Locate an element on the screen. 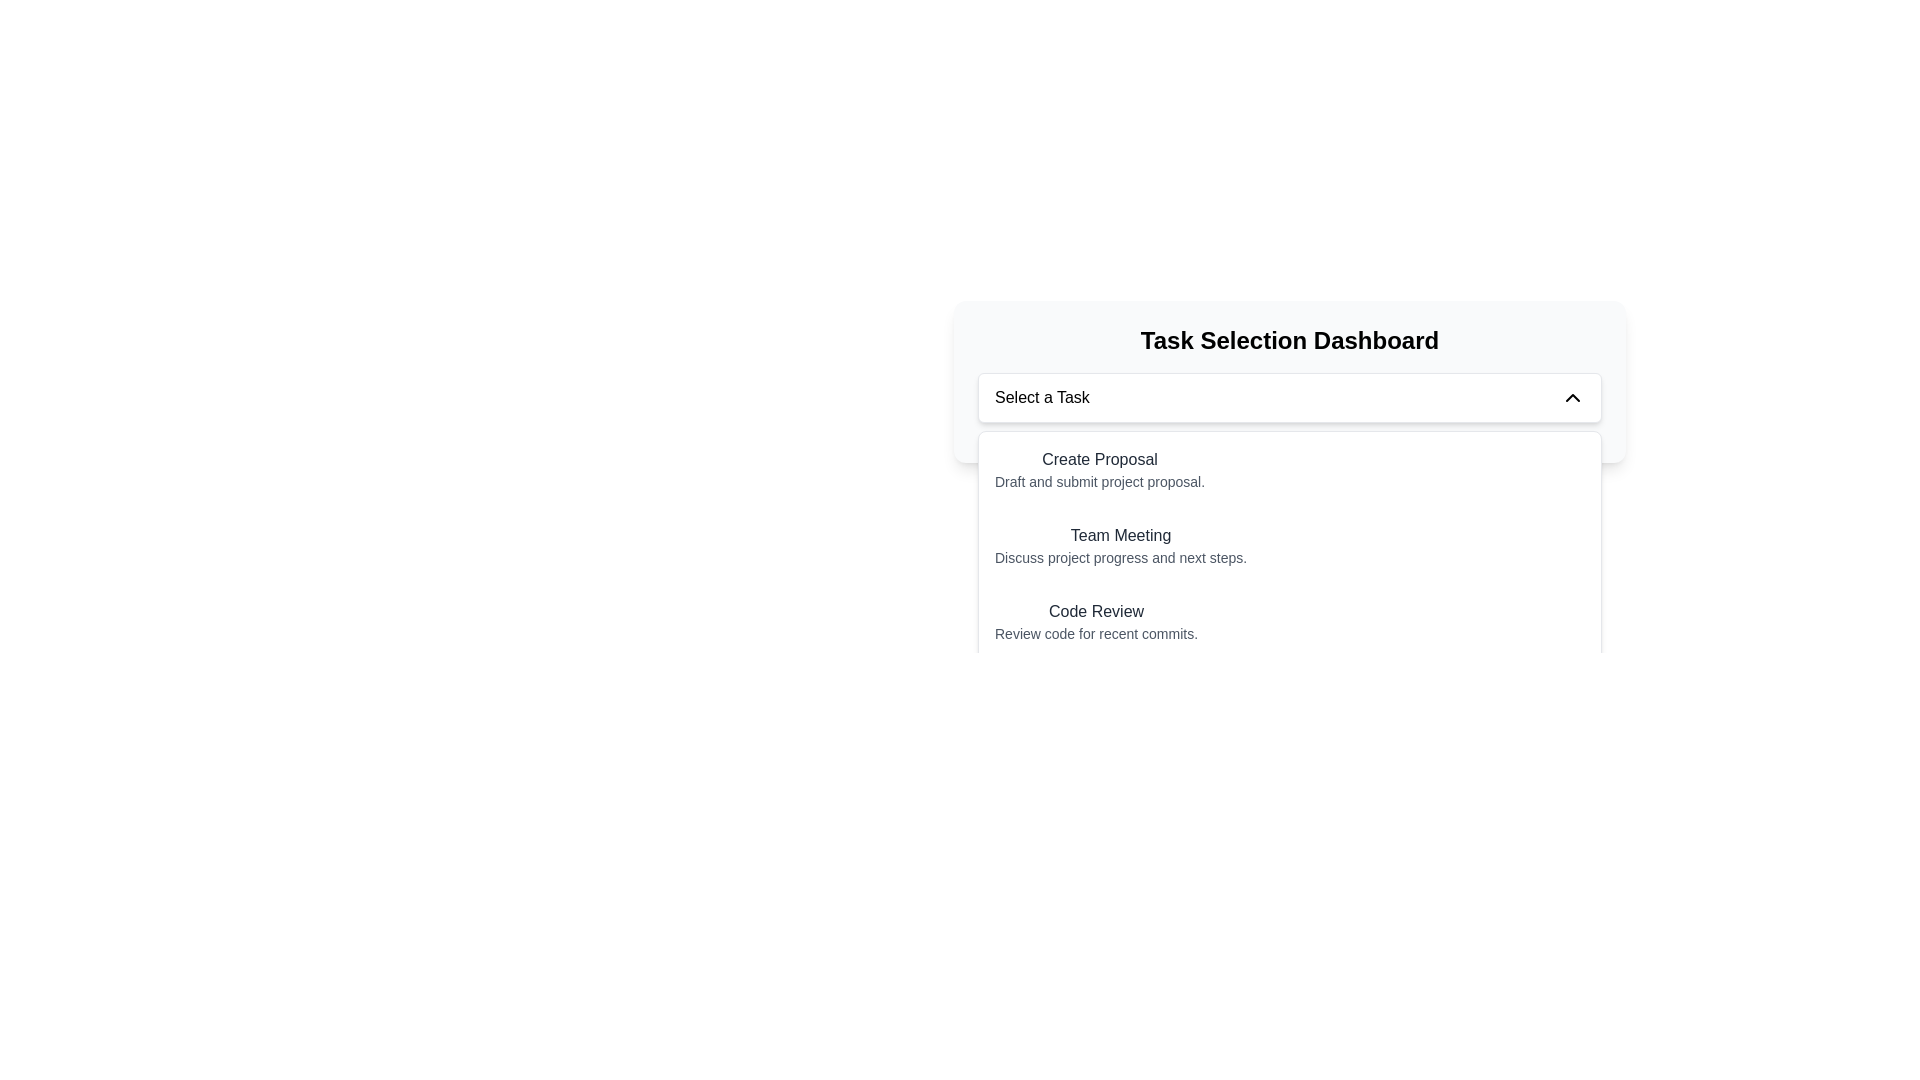 The width and height of the screenshot is (1920, 1080). the small triangular-shaped icon resembling an upward-pointing chevron located in the right section of the dropdown header bar labeled 'Select a Task' is located at coordinates (1572, 397).